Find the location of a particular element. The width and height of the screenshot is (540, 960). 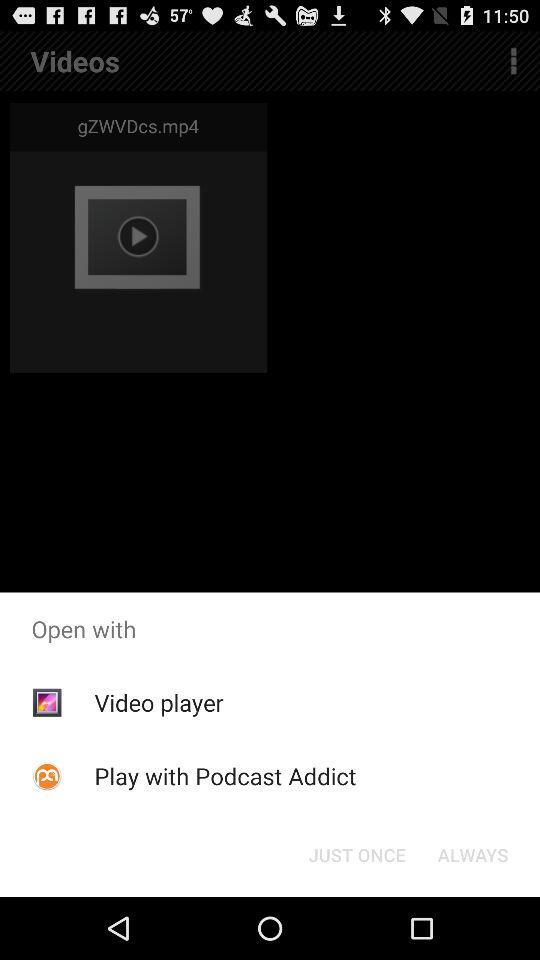

play with podcast app is located at coordinates (224, 775).